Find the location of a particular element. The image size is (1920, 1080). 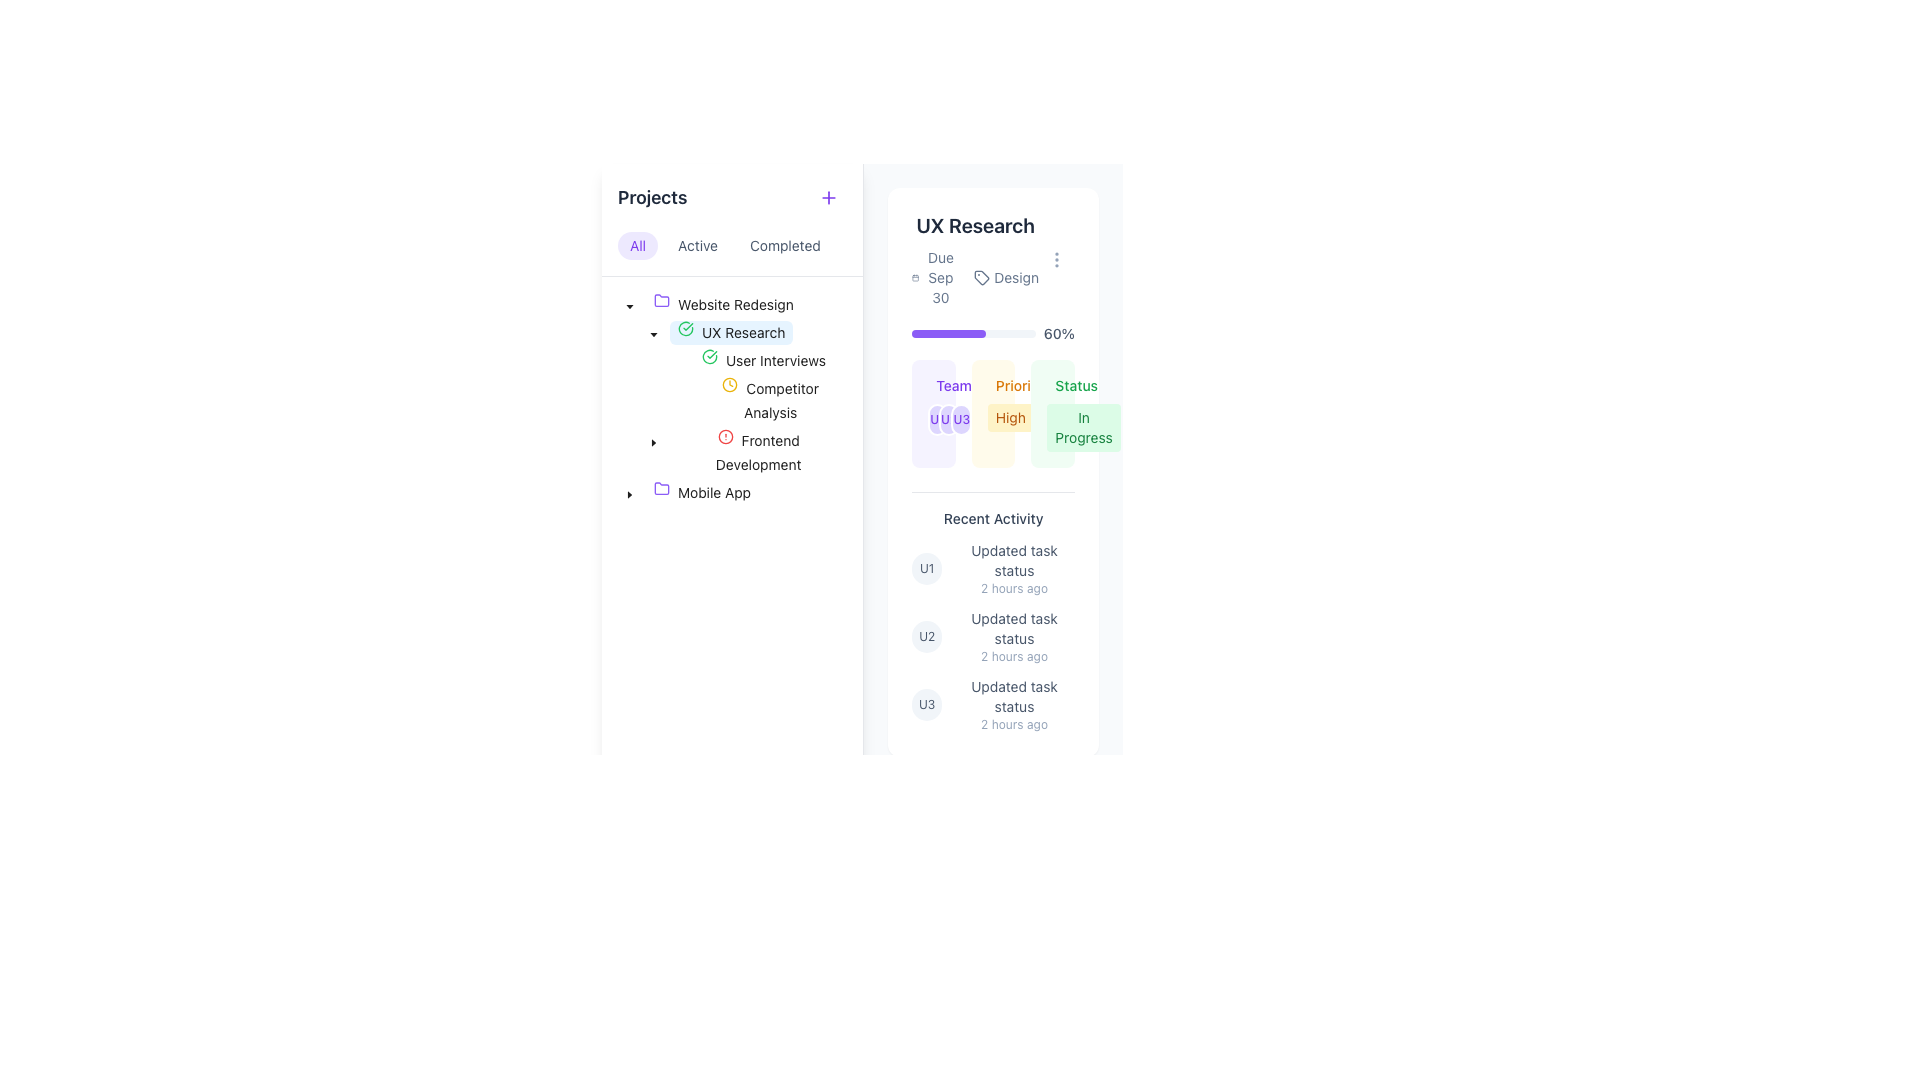

the first circular Avatar or Label element representing a user or participant, located at the far left of three similar elements adjacent to 'U2' and 'U3' is located at coordinates (936, 419).